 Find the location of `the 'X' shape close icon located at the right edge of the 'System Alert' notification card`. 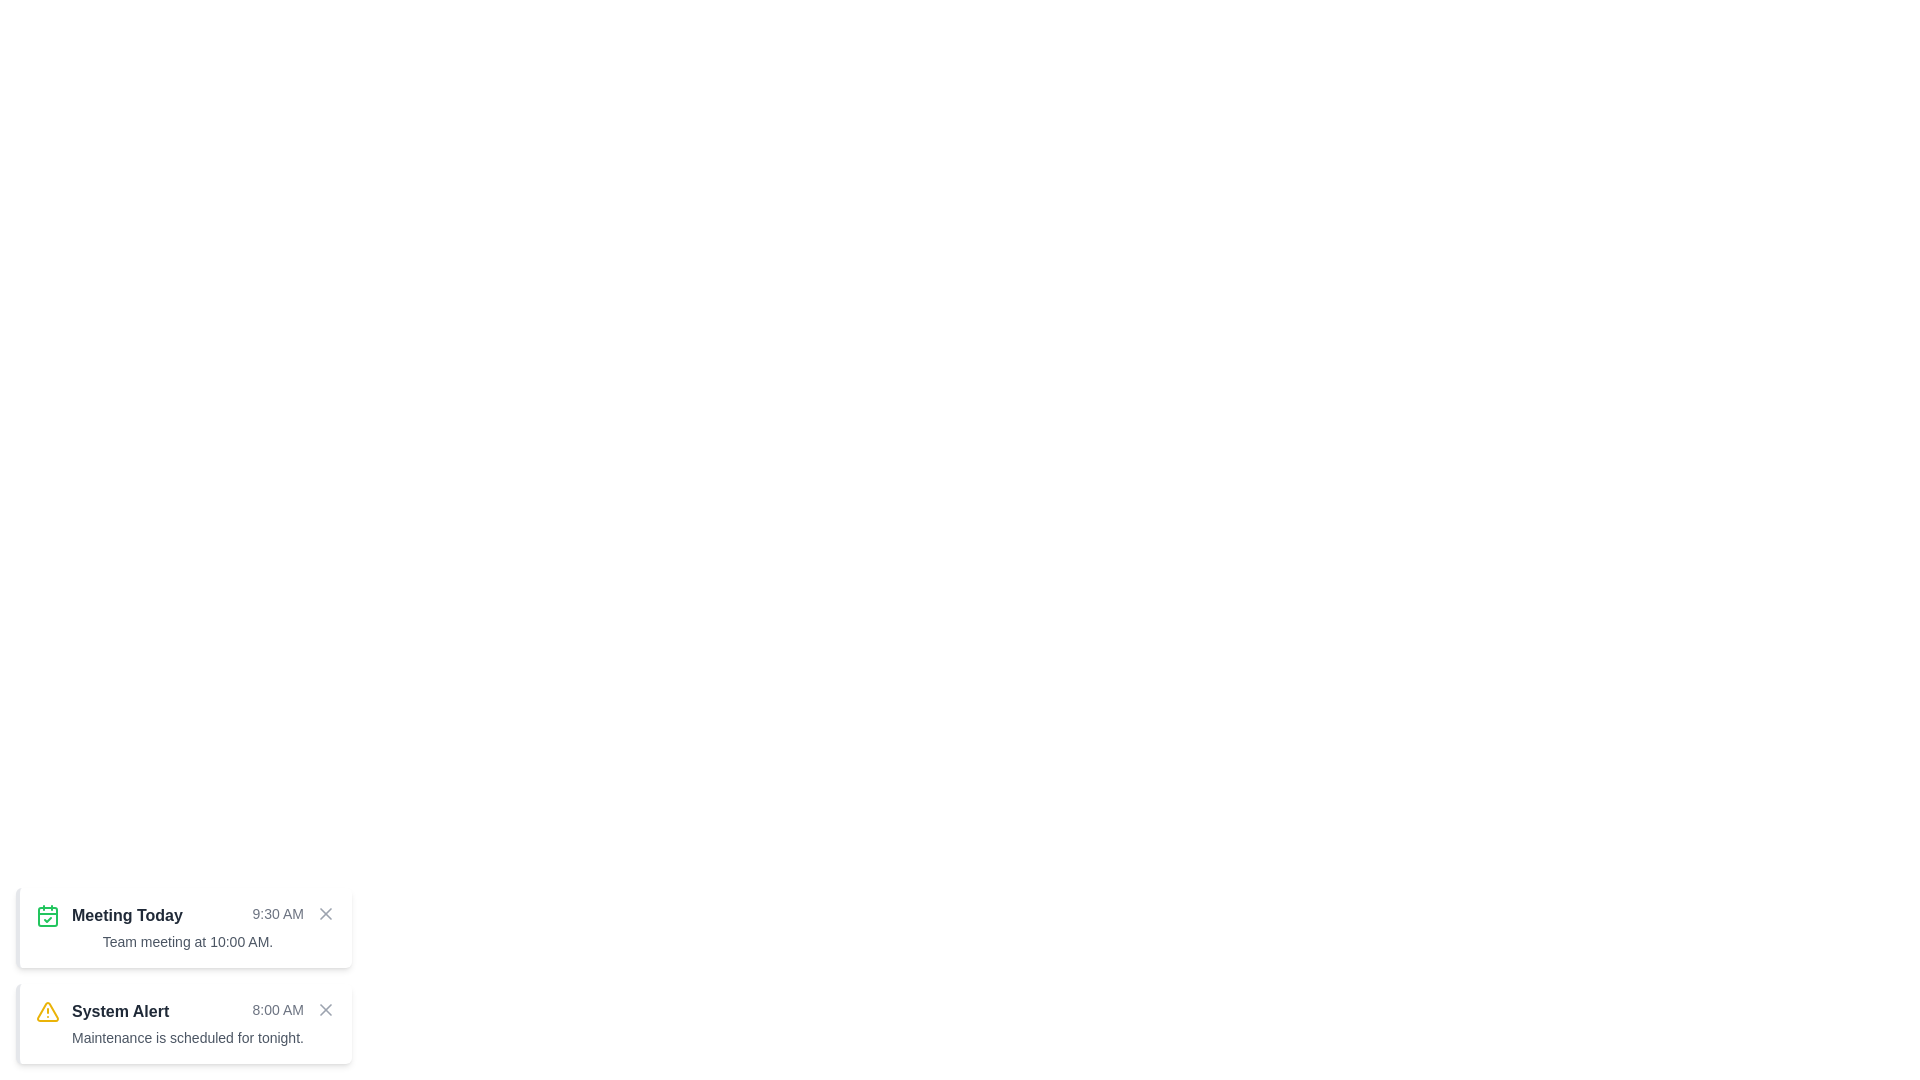

the 'X' shape close icon located at the right edge of the 'System Alert' notification card is located at coordinates (326, 1010).